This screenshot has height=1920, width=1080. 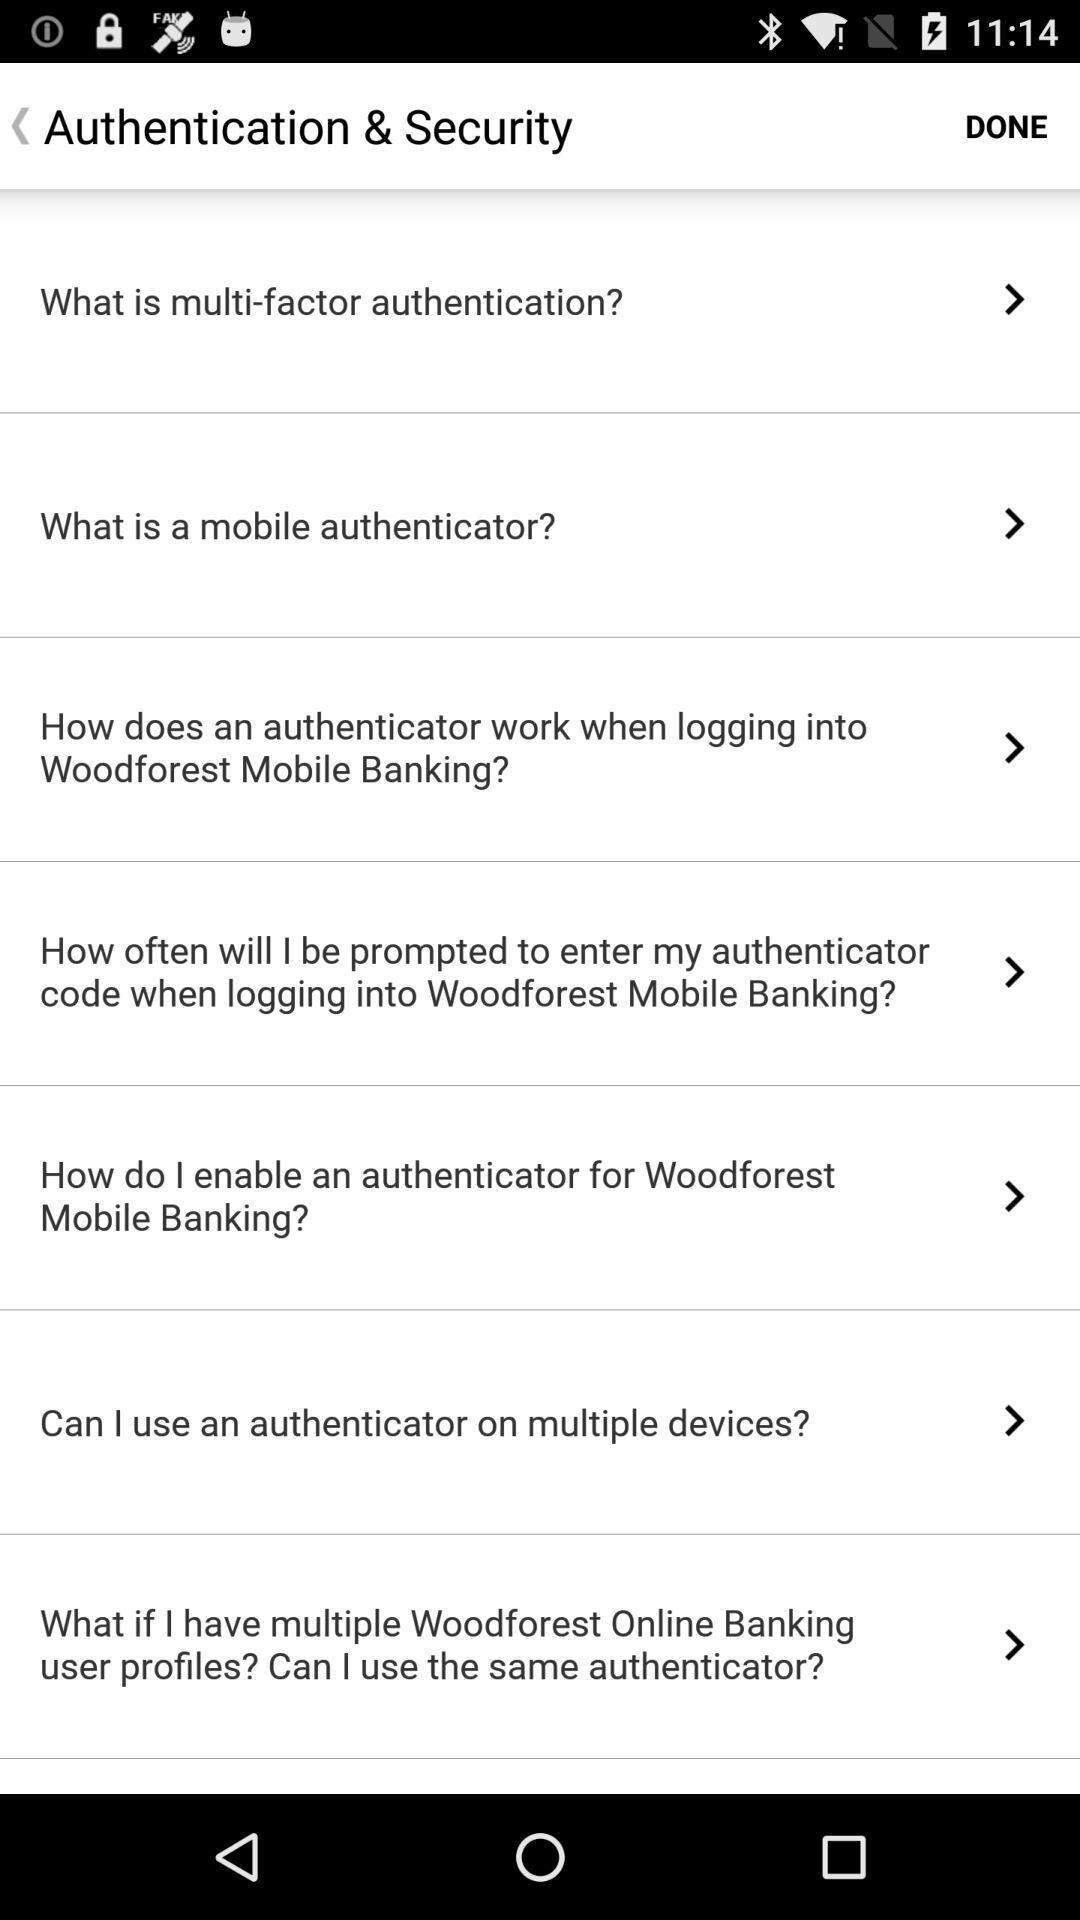 I want to click on icon next to what is a item, so click(x=1014, y=523).